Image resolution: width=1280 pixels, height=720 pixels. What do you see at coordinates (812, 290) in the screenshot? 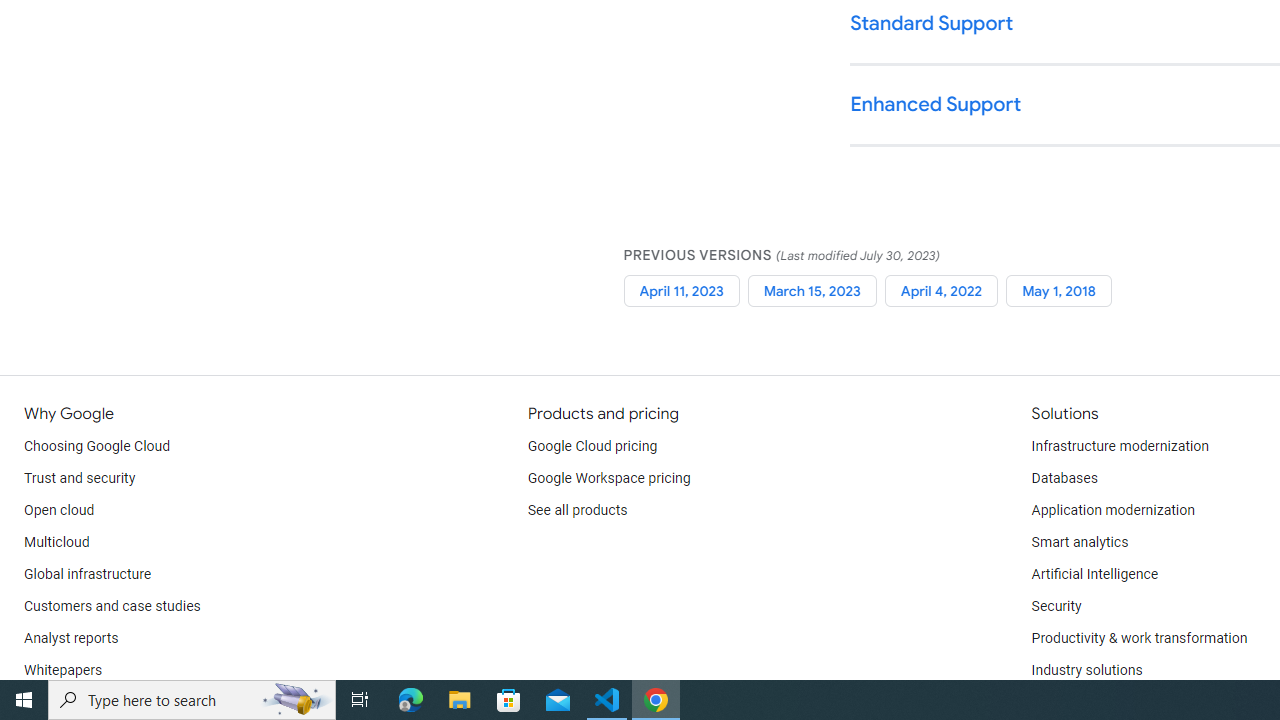
I see `'March 15, 2023'` at bounding box center [812, 290].